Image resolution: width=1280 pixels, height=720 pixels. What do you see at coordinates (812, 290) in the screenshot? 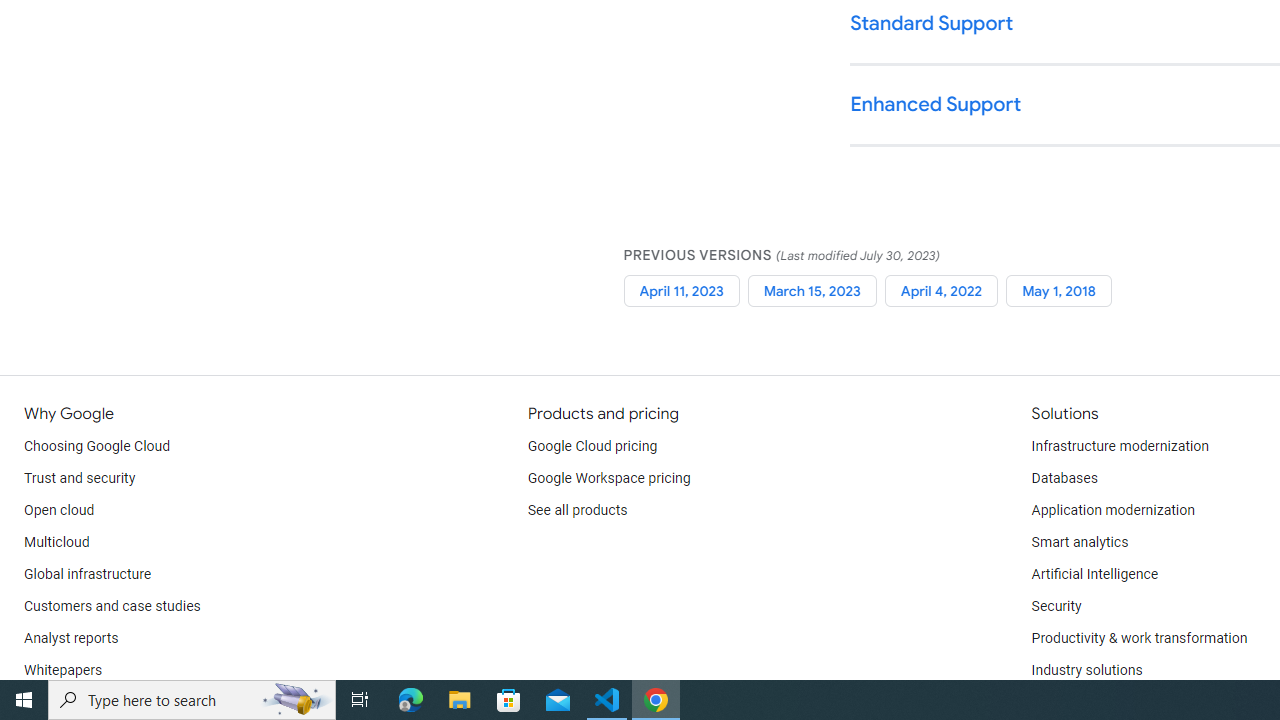
I see `'March 15, 2023'` at bounding box center [812, 290].